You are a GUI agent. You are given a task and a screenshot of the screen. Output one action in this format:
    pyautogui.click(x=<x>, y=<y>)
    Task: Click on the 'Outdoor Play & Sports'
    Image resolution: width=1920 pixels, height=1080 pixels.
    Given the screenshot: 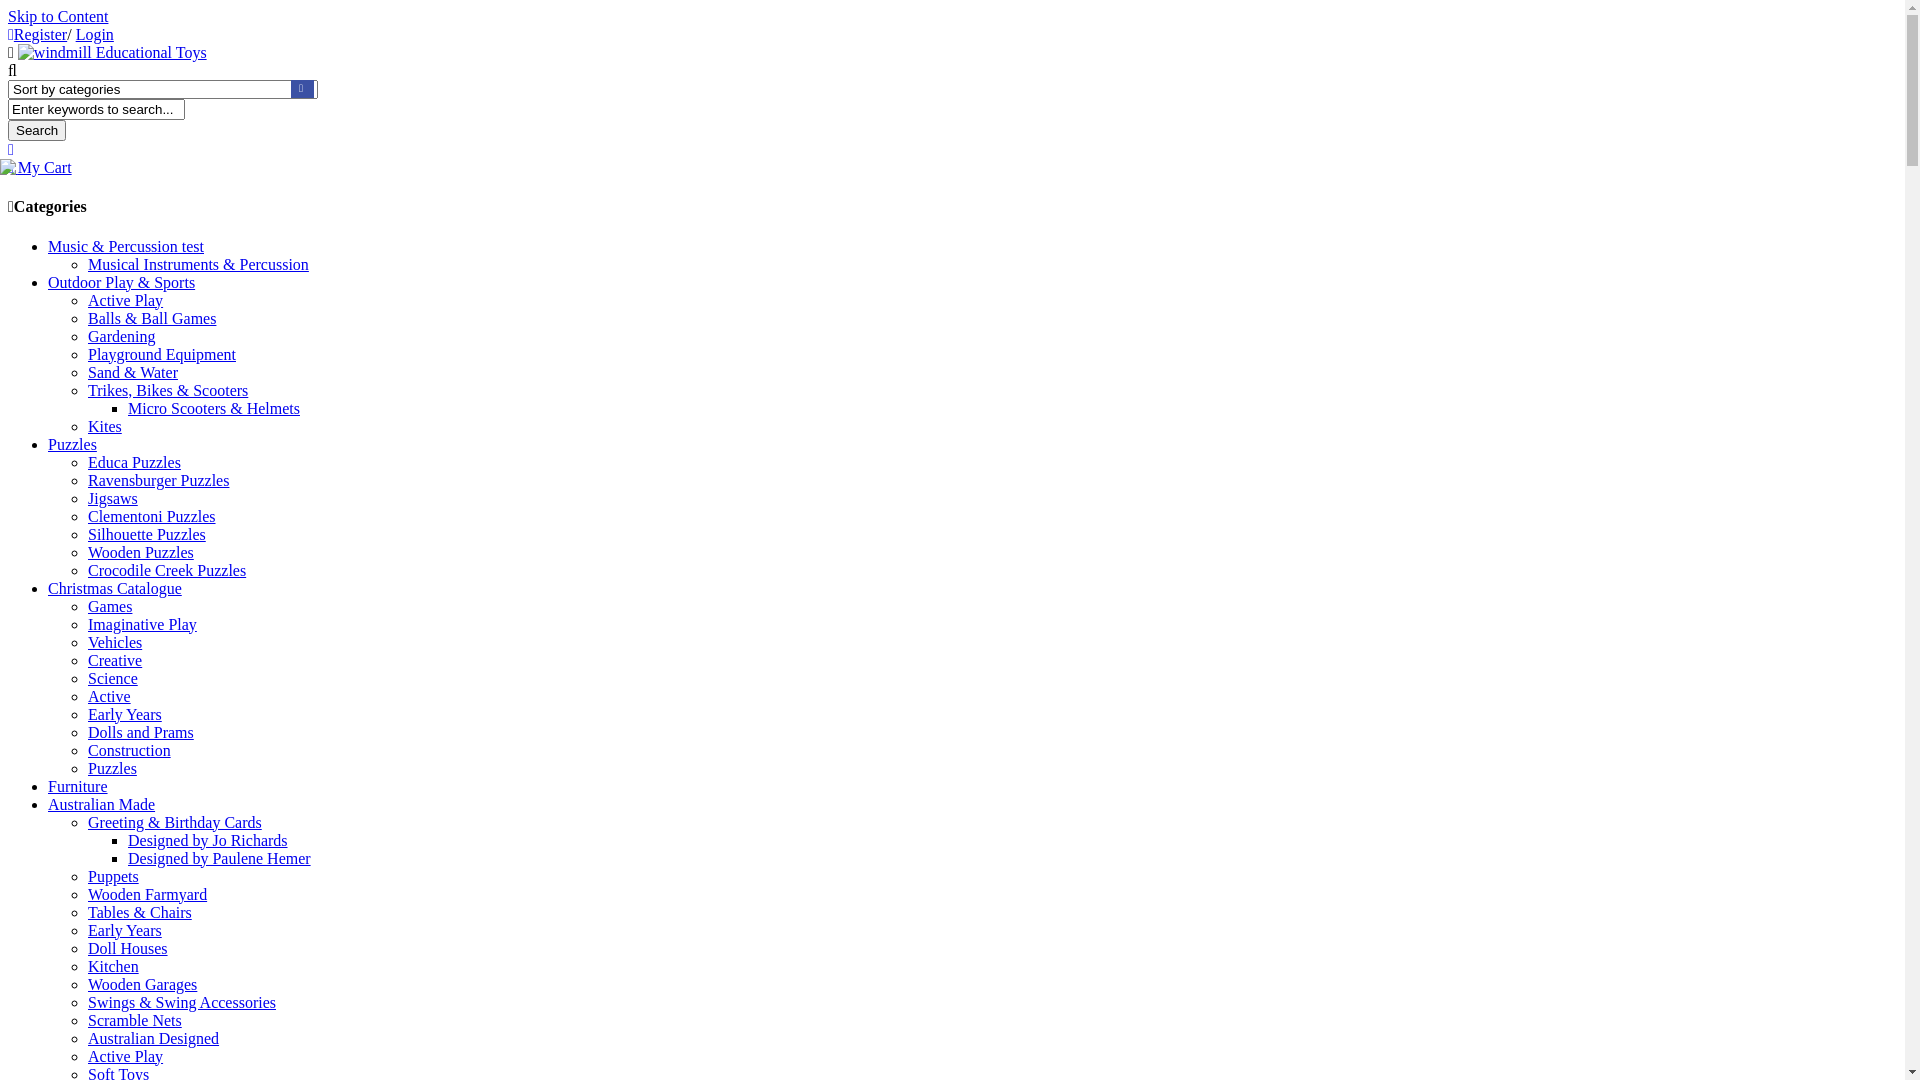 What is the action you would take?
    pyautogui.click(x=120, y=282)
    